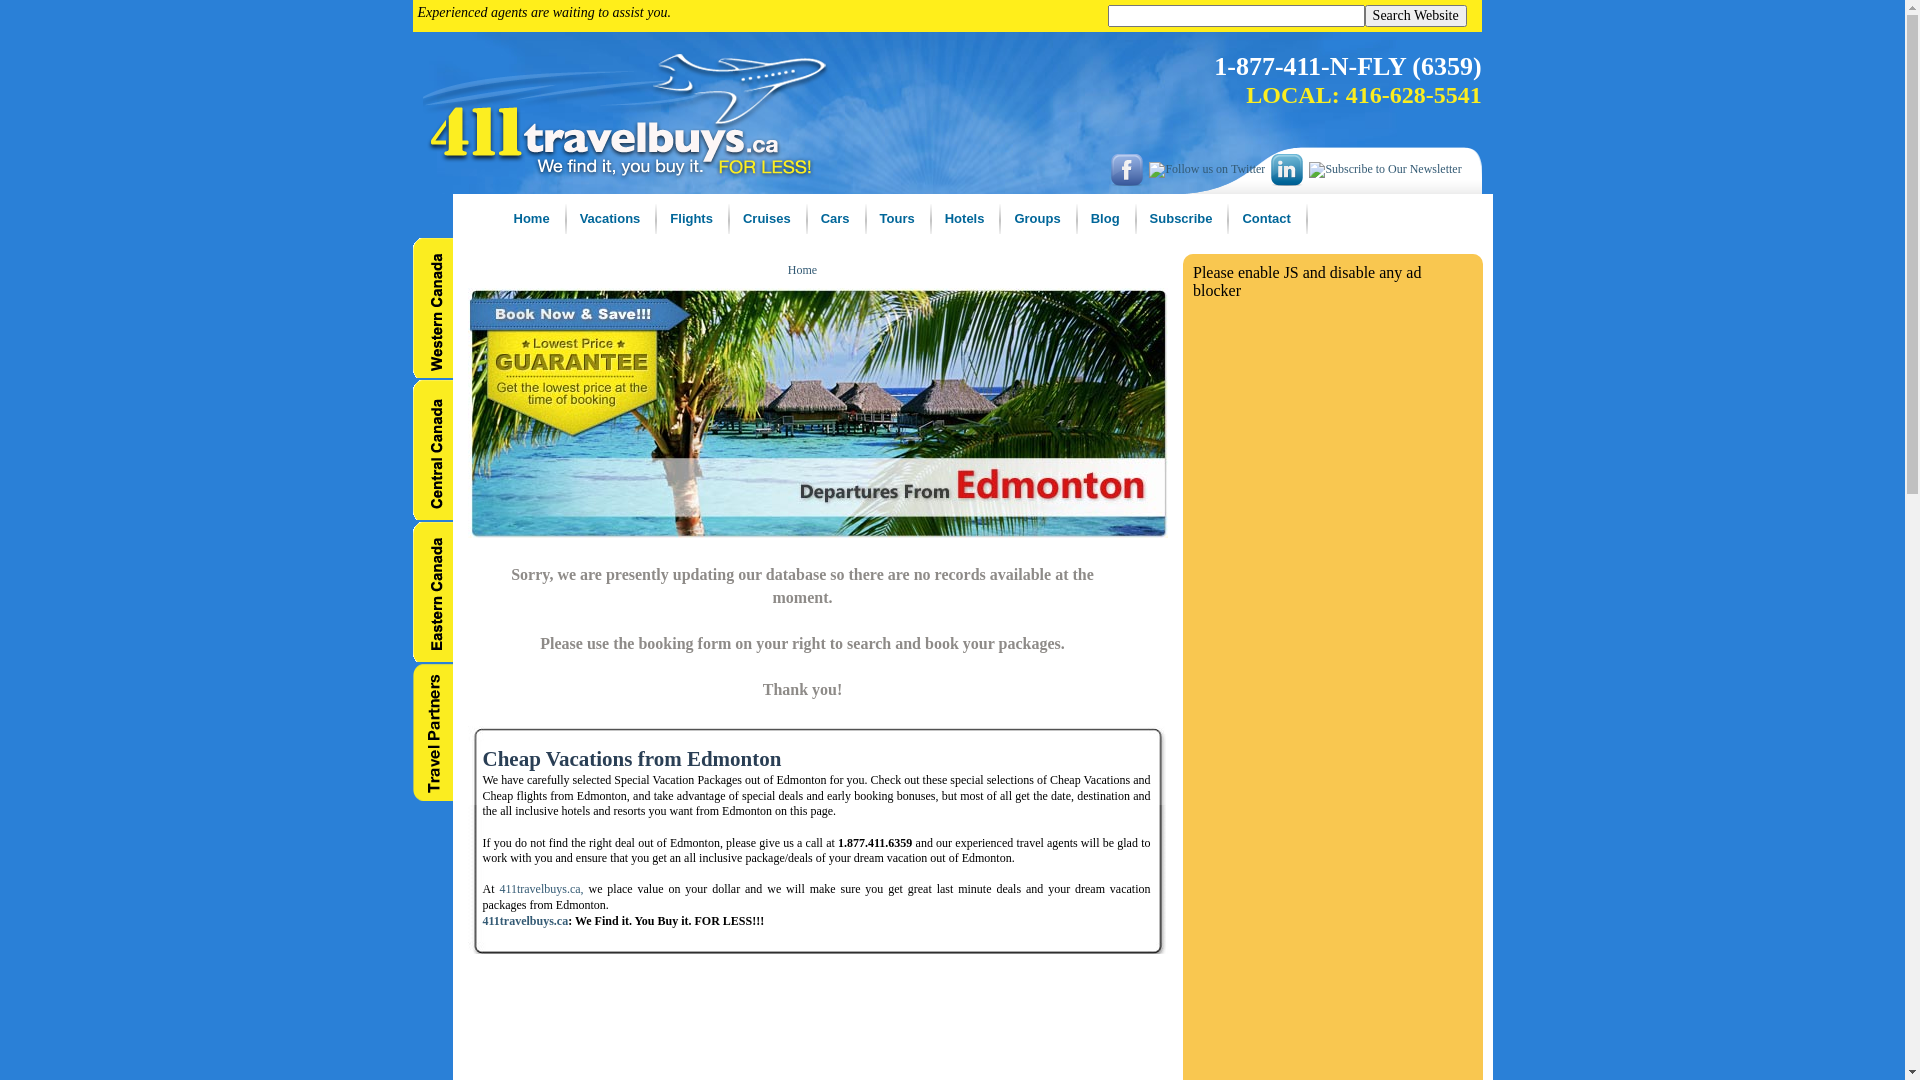 The height and width of the screenshot is (1080, 1920). What do you see at coordinates (482, 249) in the screenshot?
I see `'Home'` at bounding box center [482, 249].